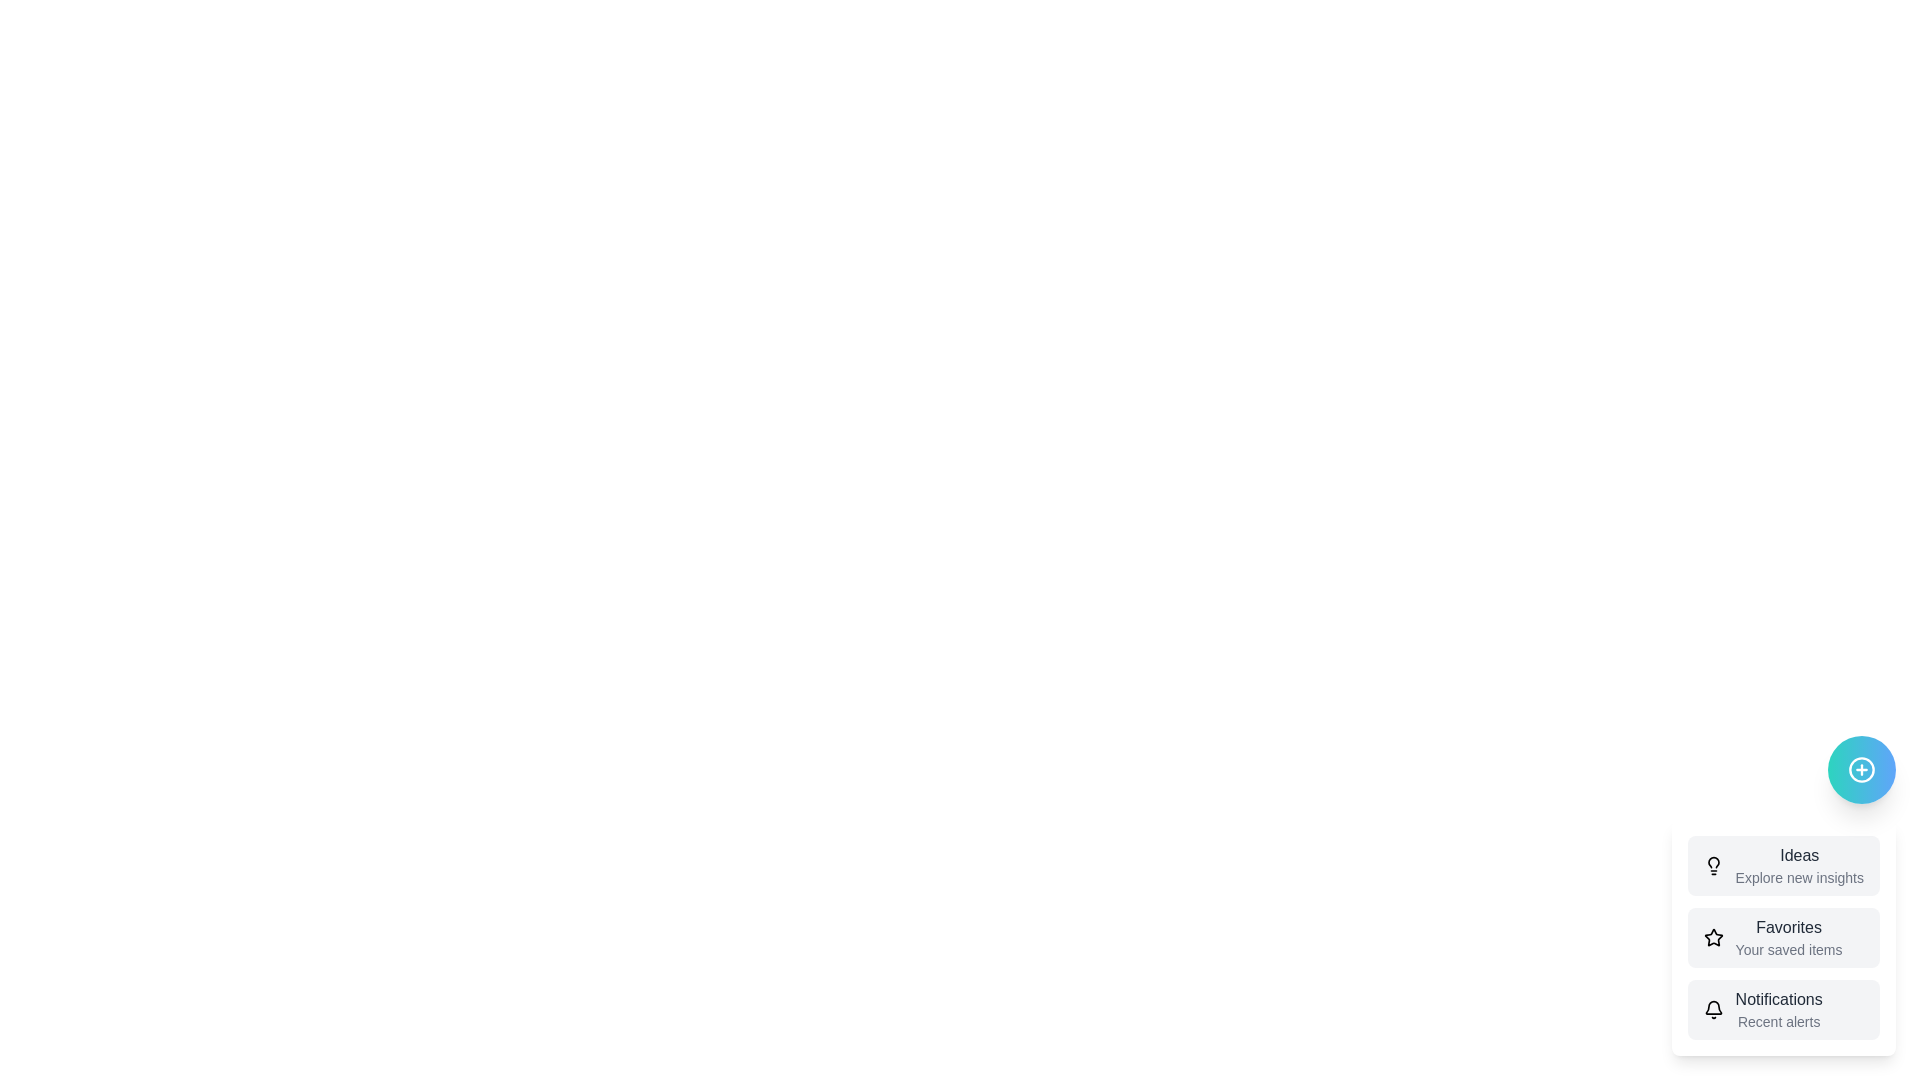 Image resolution: width=1920 pixels, height=1080 pixels. What do you see at coordinates (1712, 865) in the screenshot?
I see `the light bulb icon representing ideas, located at the top of the 'Ideas' entry in a vertical list` at bounding box center [1712, 865].